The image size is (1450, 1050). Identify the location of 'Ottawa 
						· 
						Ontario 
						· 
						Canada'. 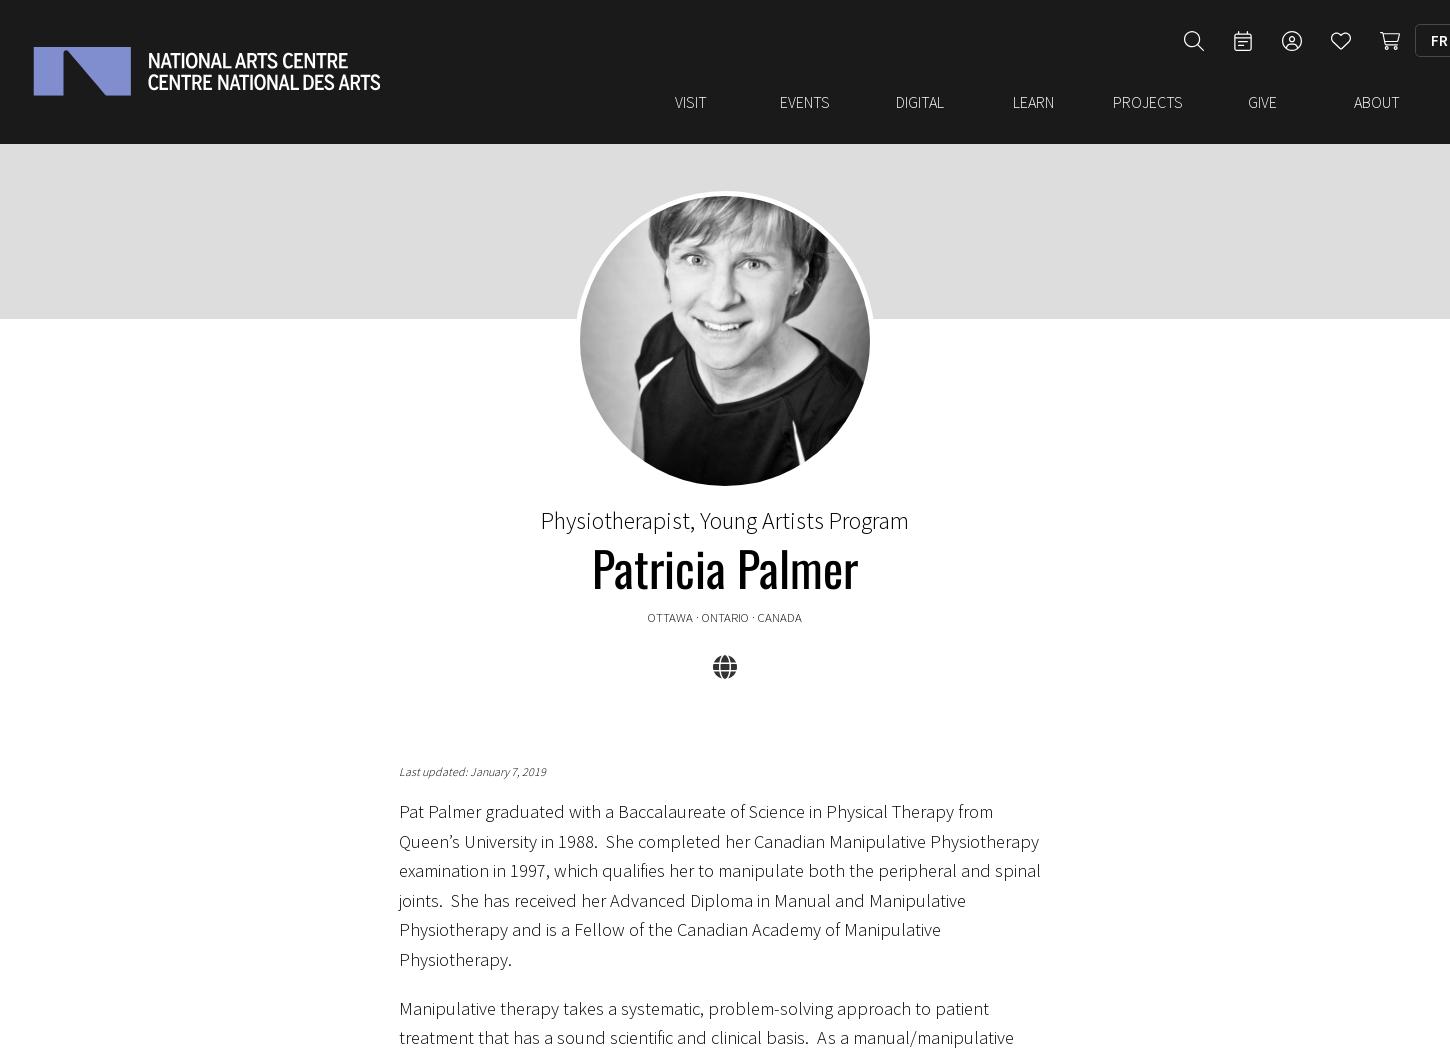
(725, 607).